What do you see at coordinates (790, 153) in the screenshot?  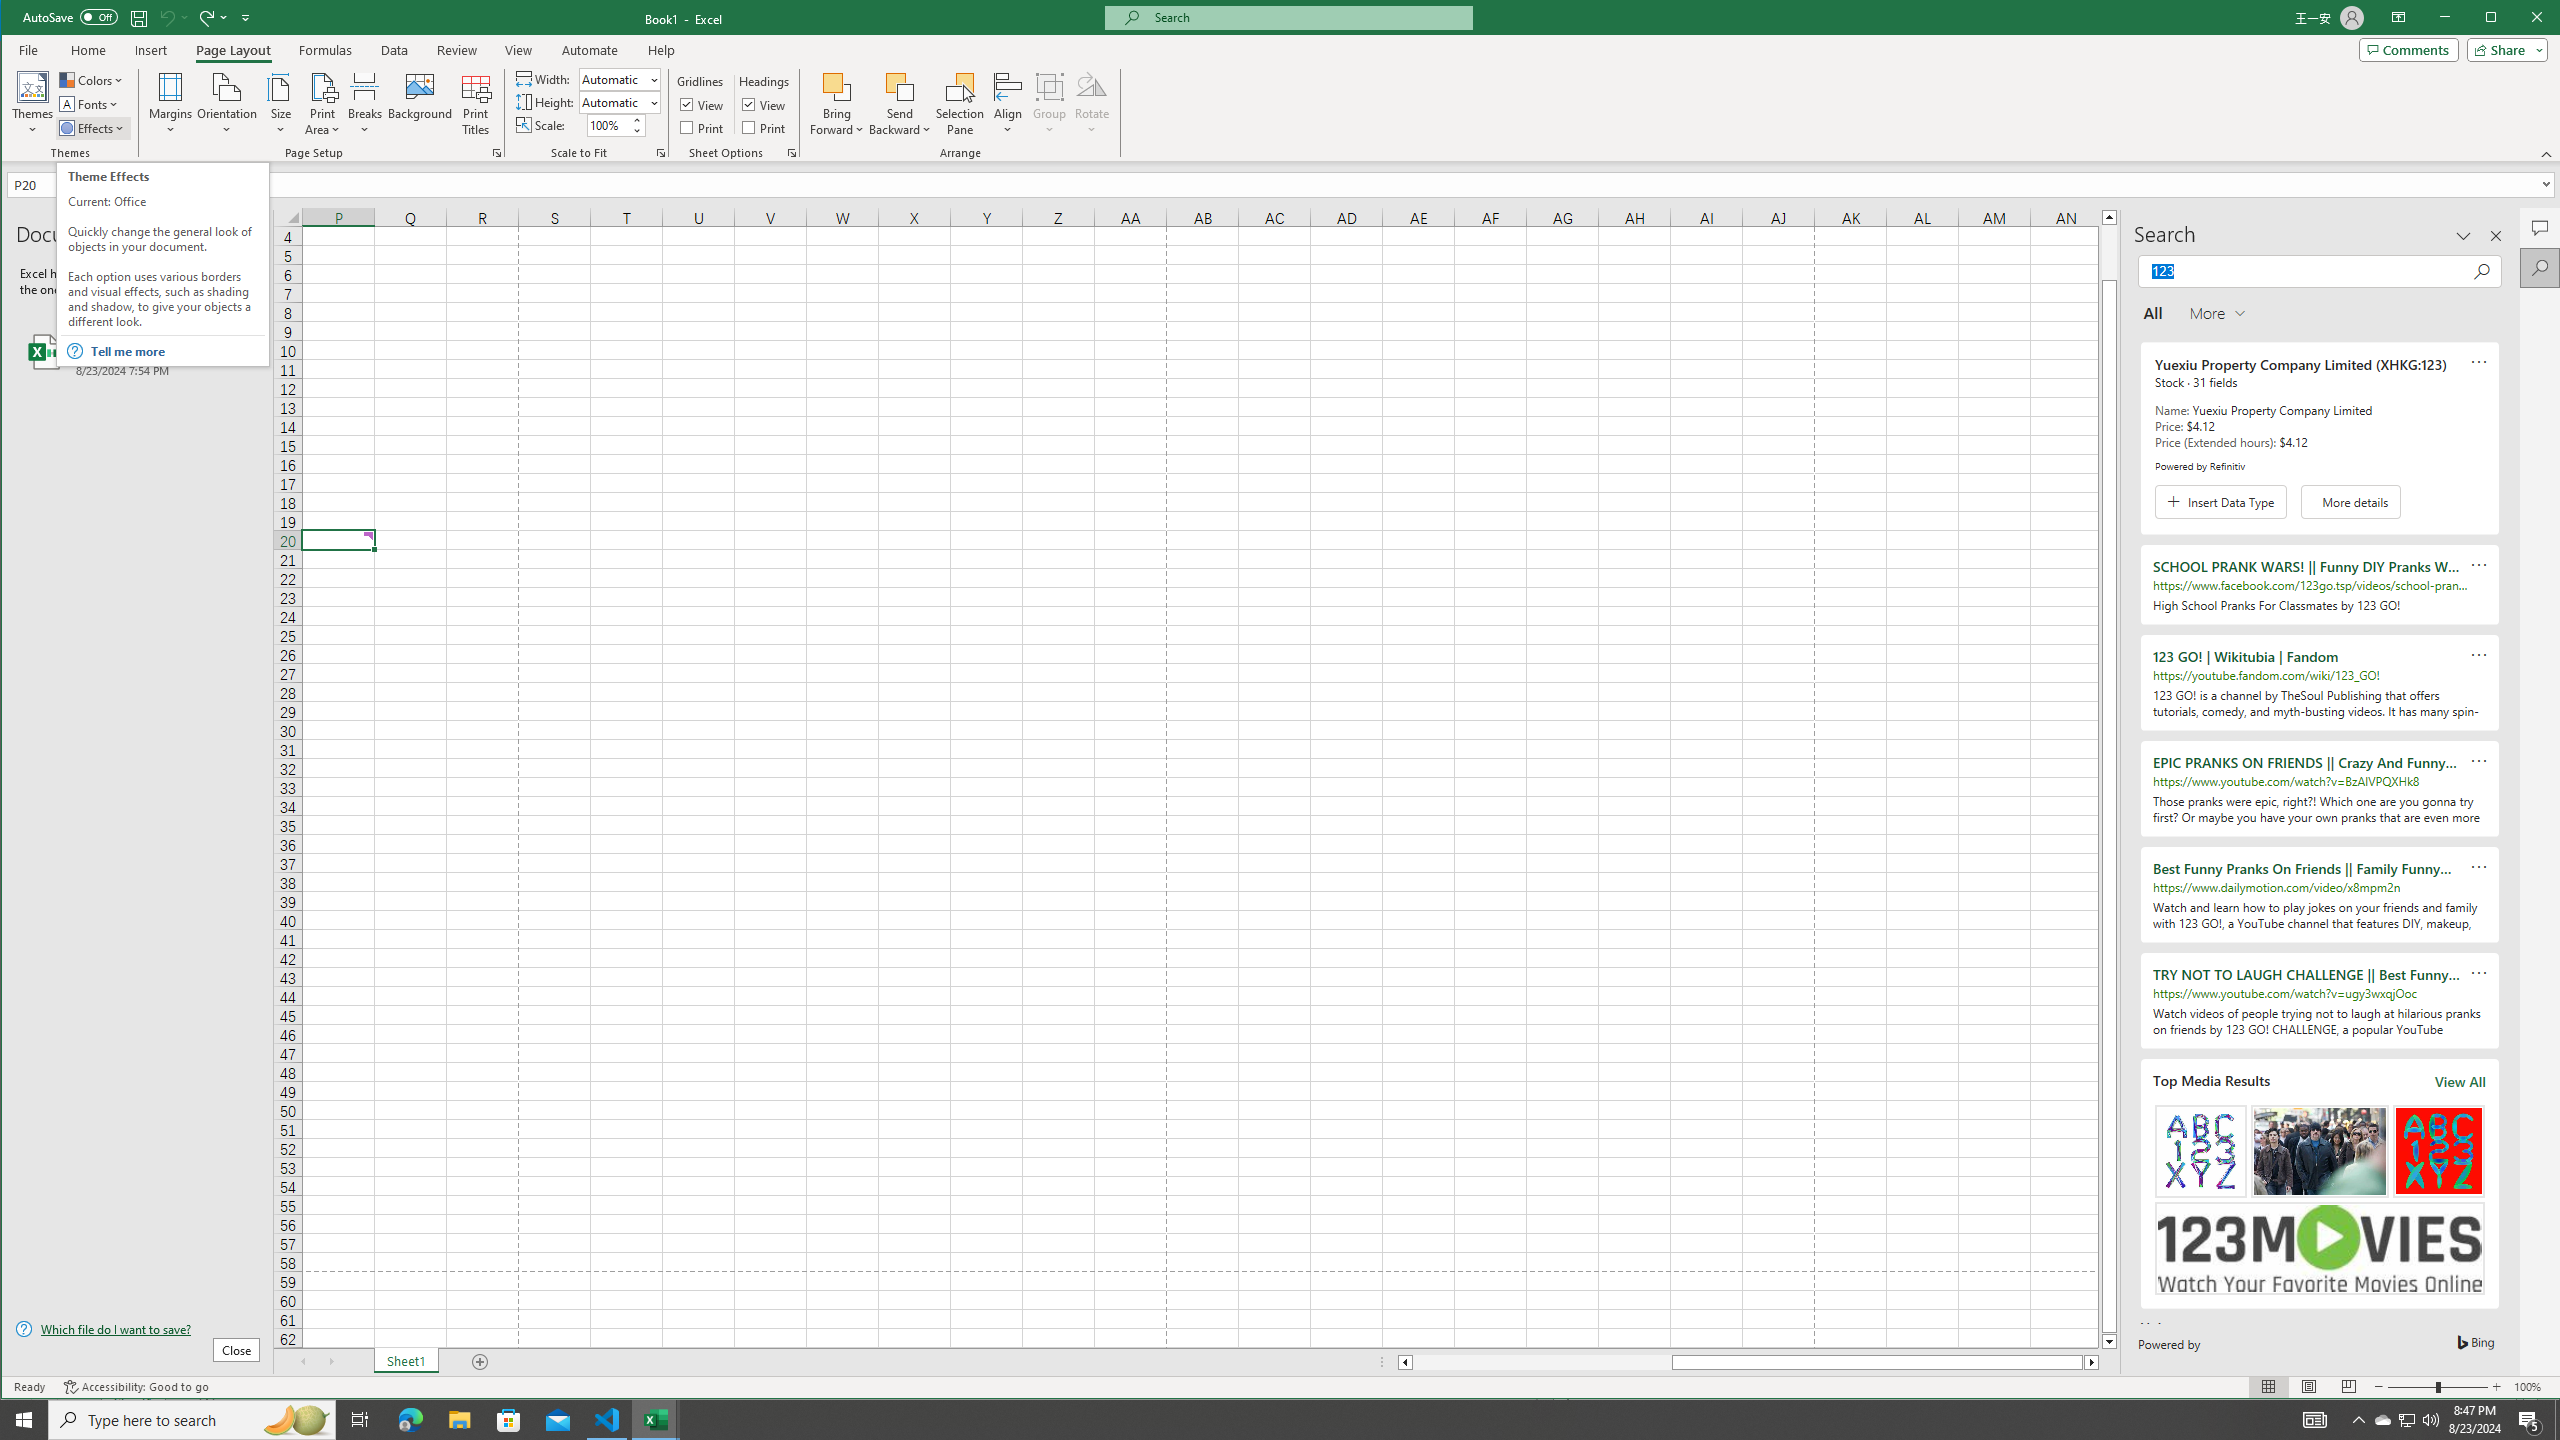 I see `'Sheet Options'` at bounding box center [790, 153].